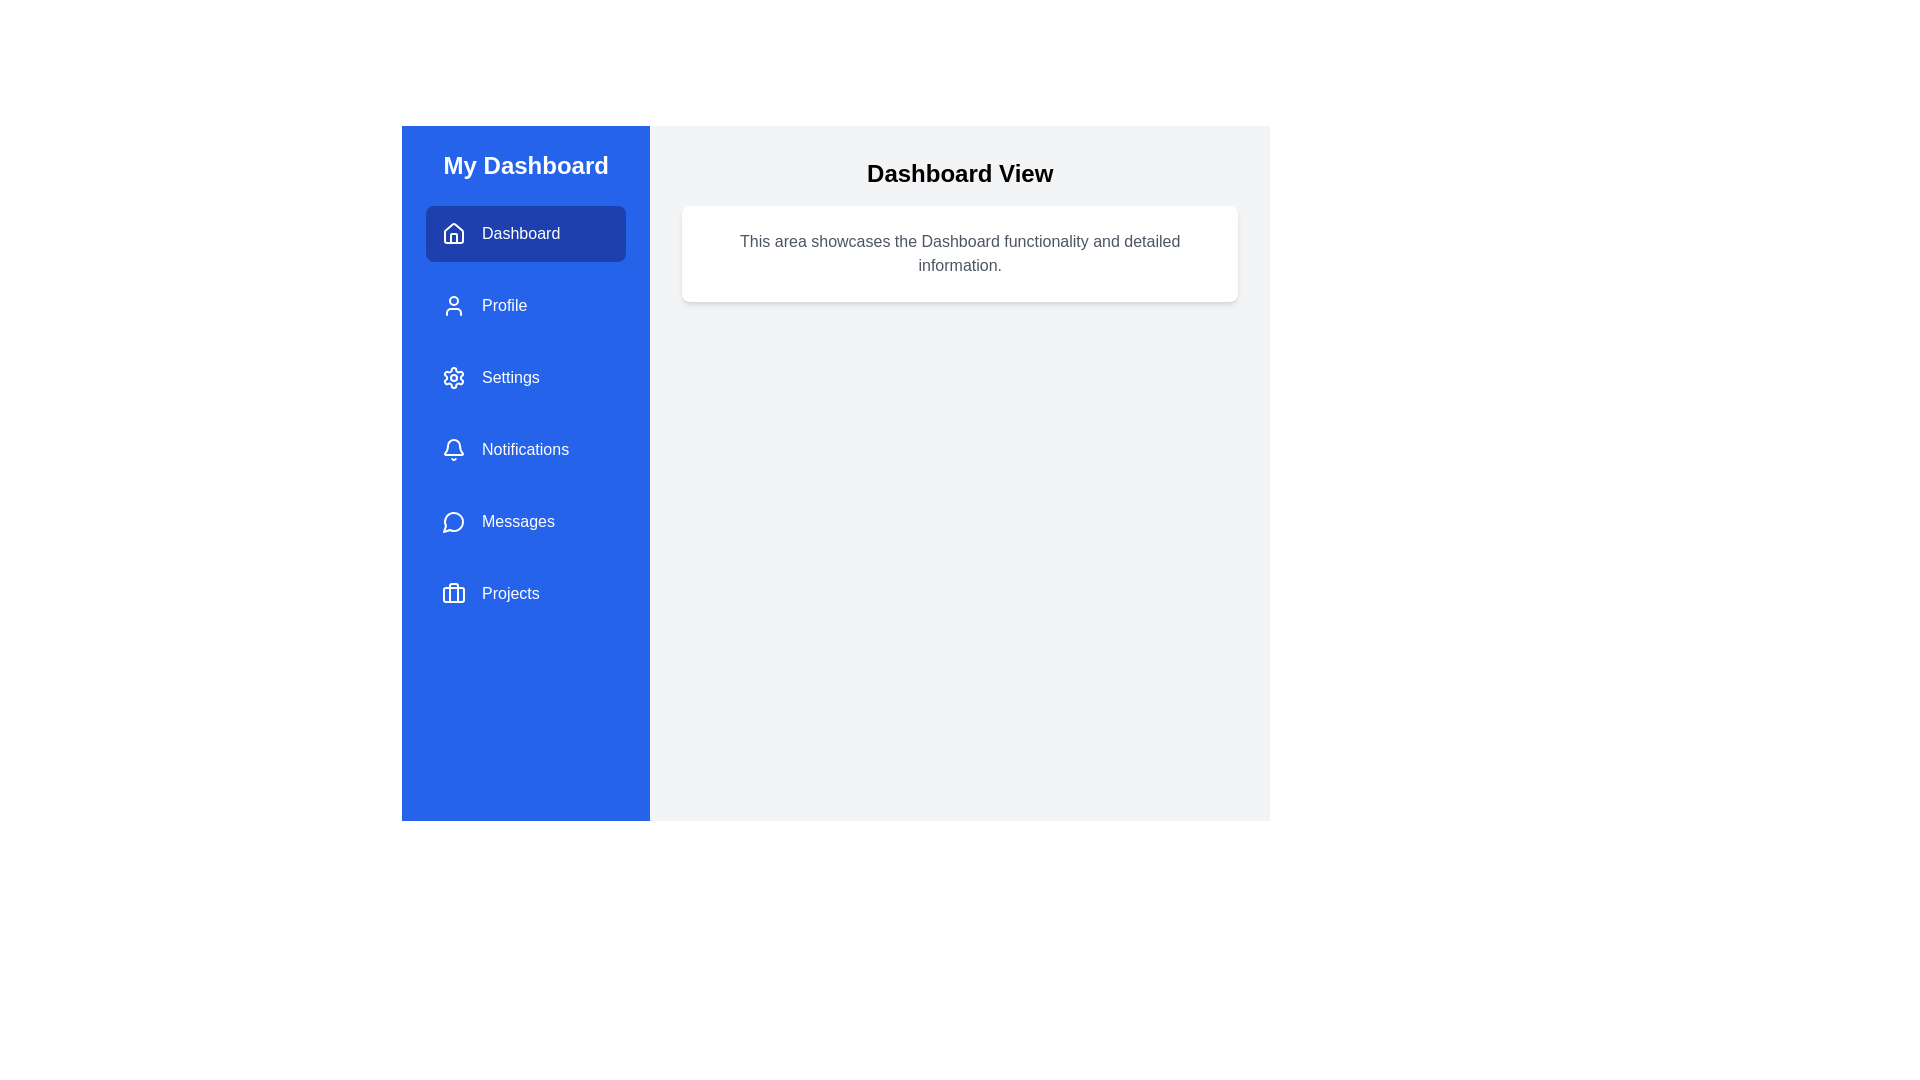  I want to click on the text 'Dashboard View' in the main view area, so click(960, 172).